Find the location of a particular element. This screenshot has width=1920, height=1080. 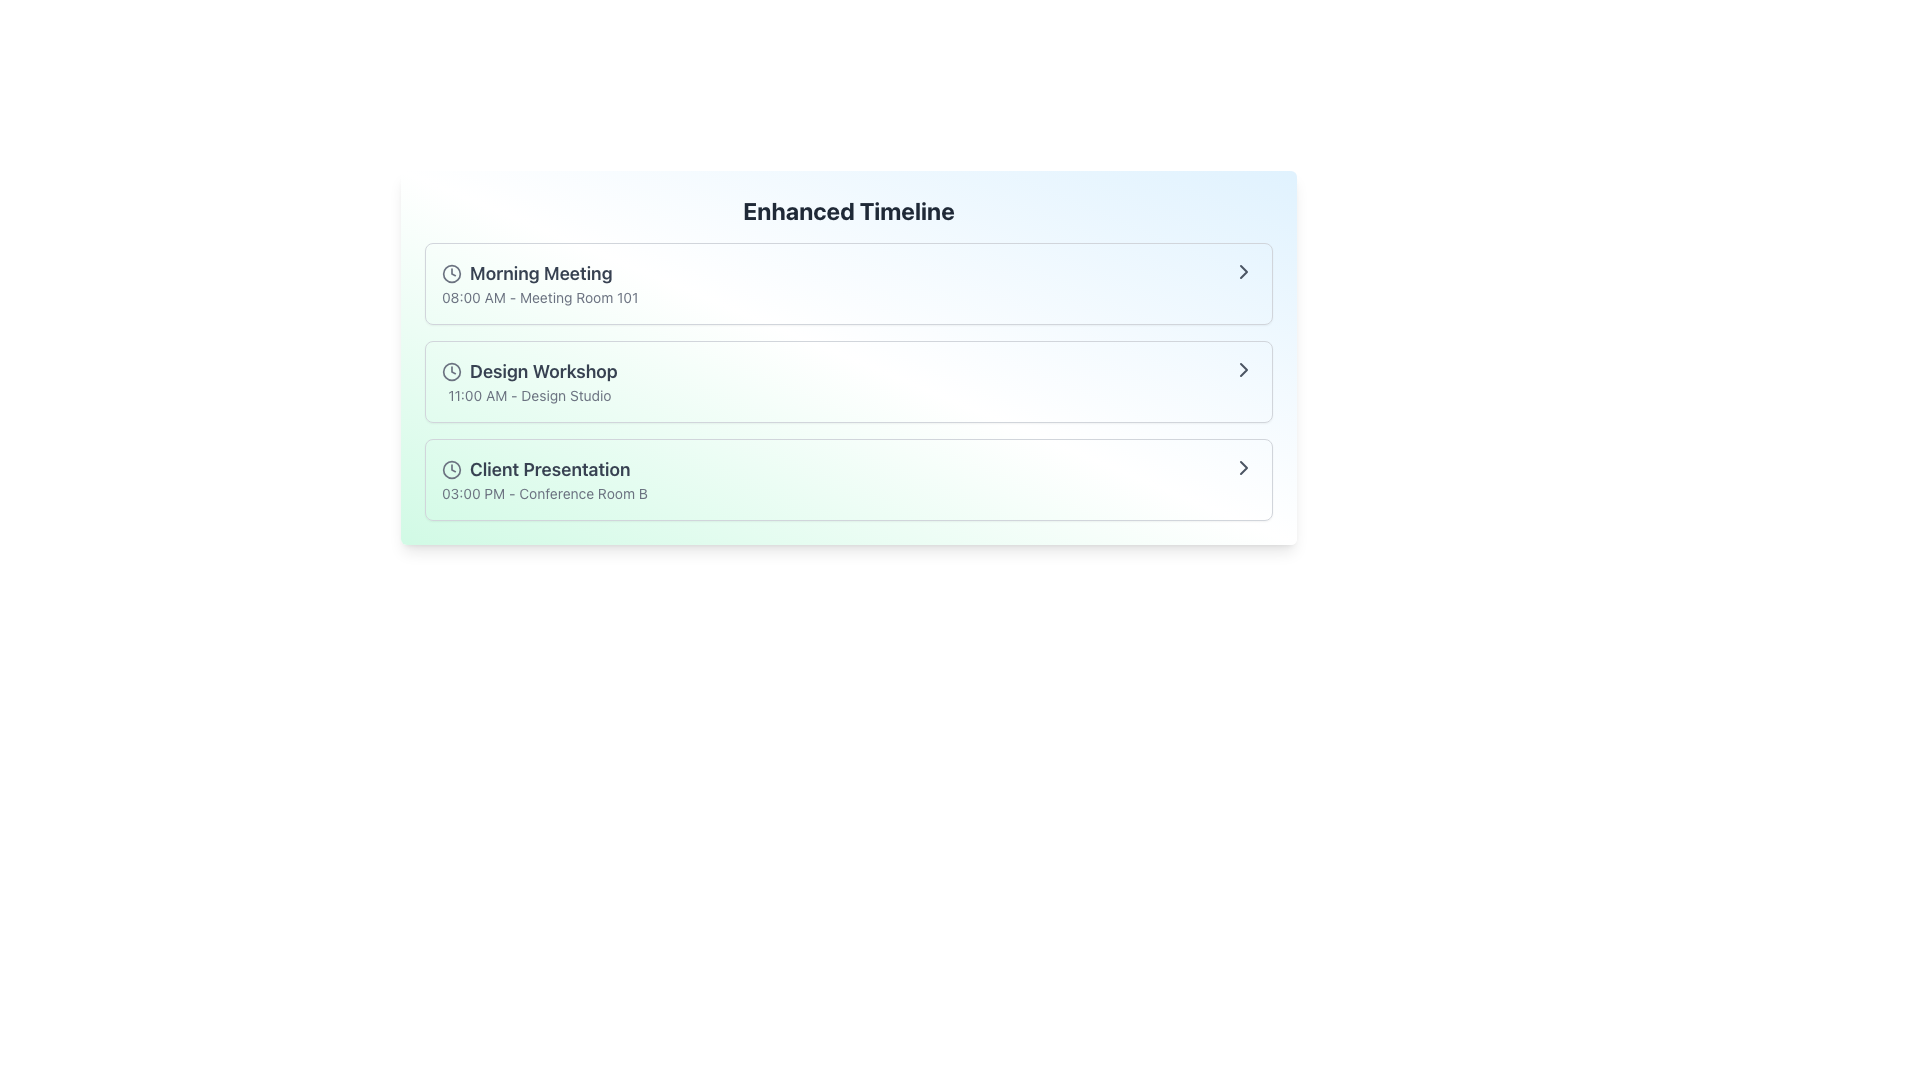

the circular component of the clock icon associated with the 'Design Workshop' event, located before the title in the middle row of the timeline interface is located at coordinates (450, 371).